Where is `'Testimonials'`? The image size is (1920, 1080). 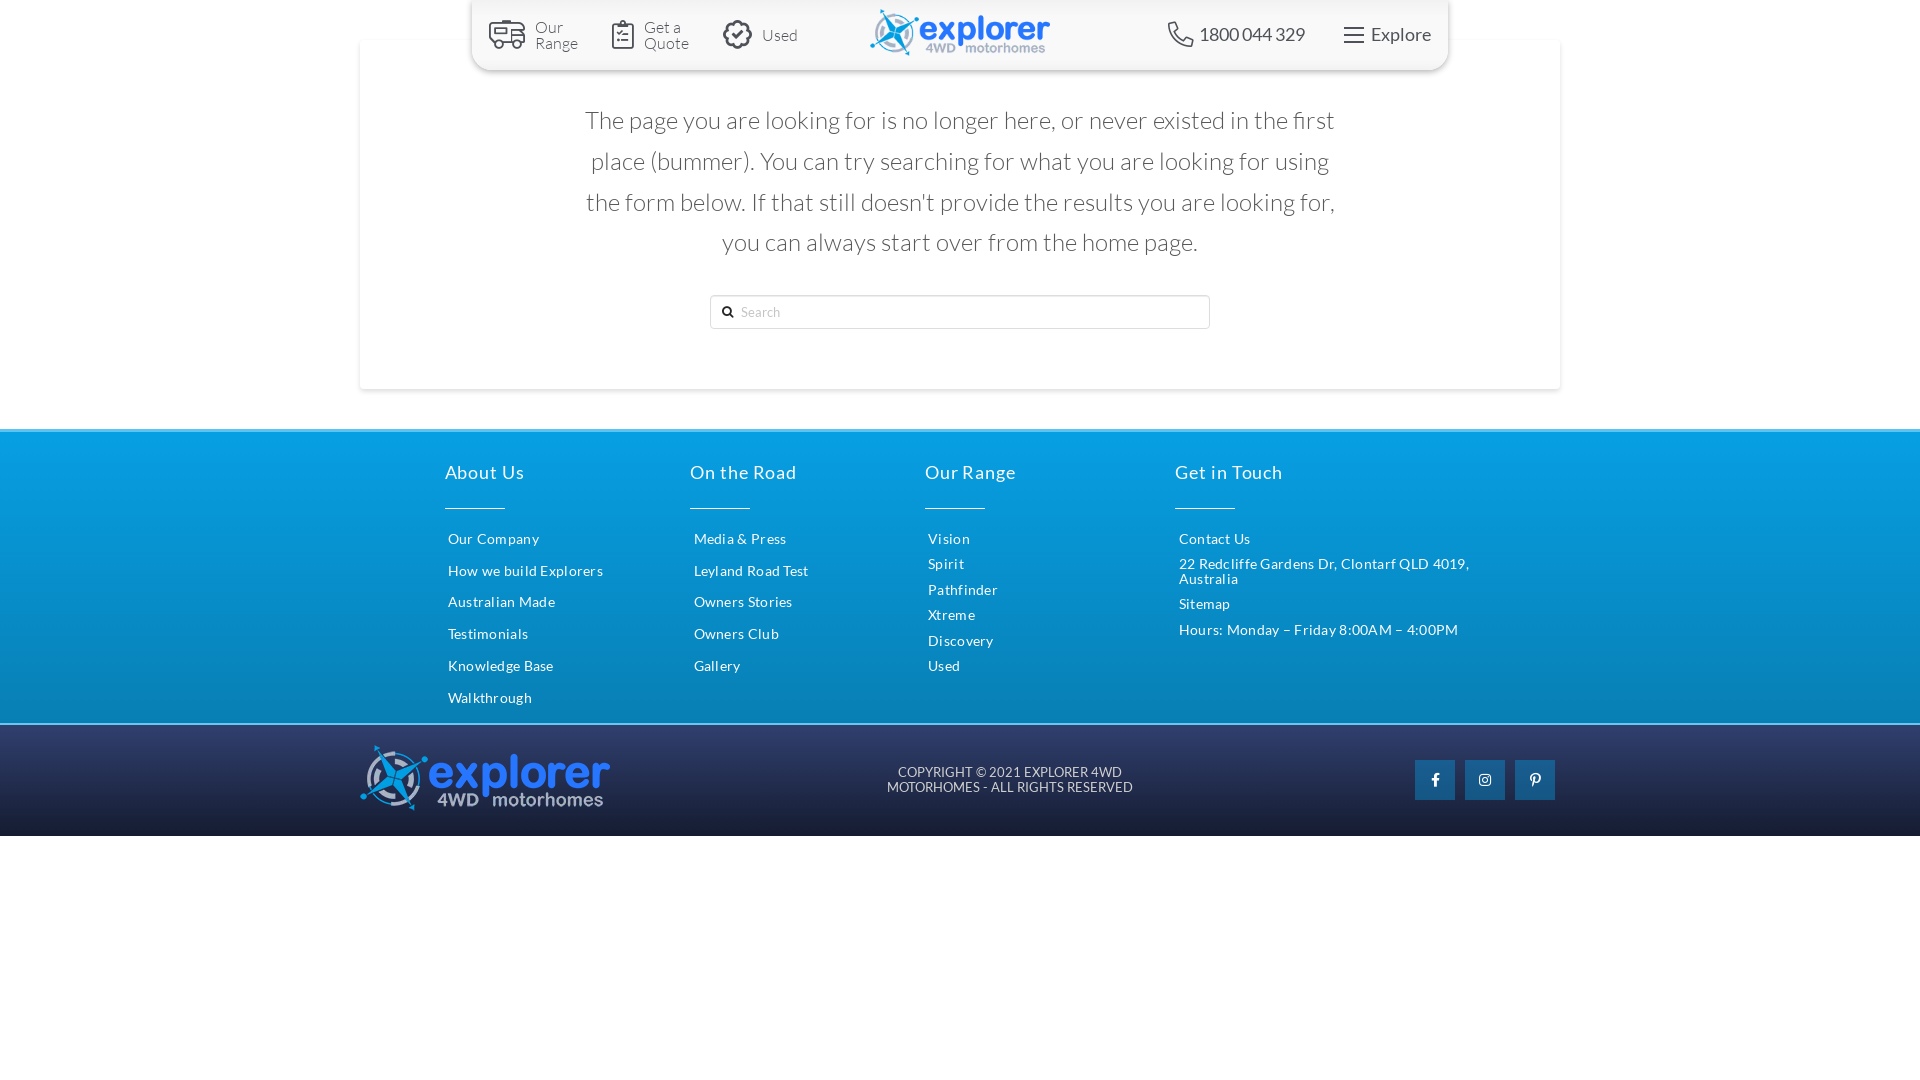 'Testimonials' is located at coordinates (487, 635).